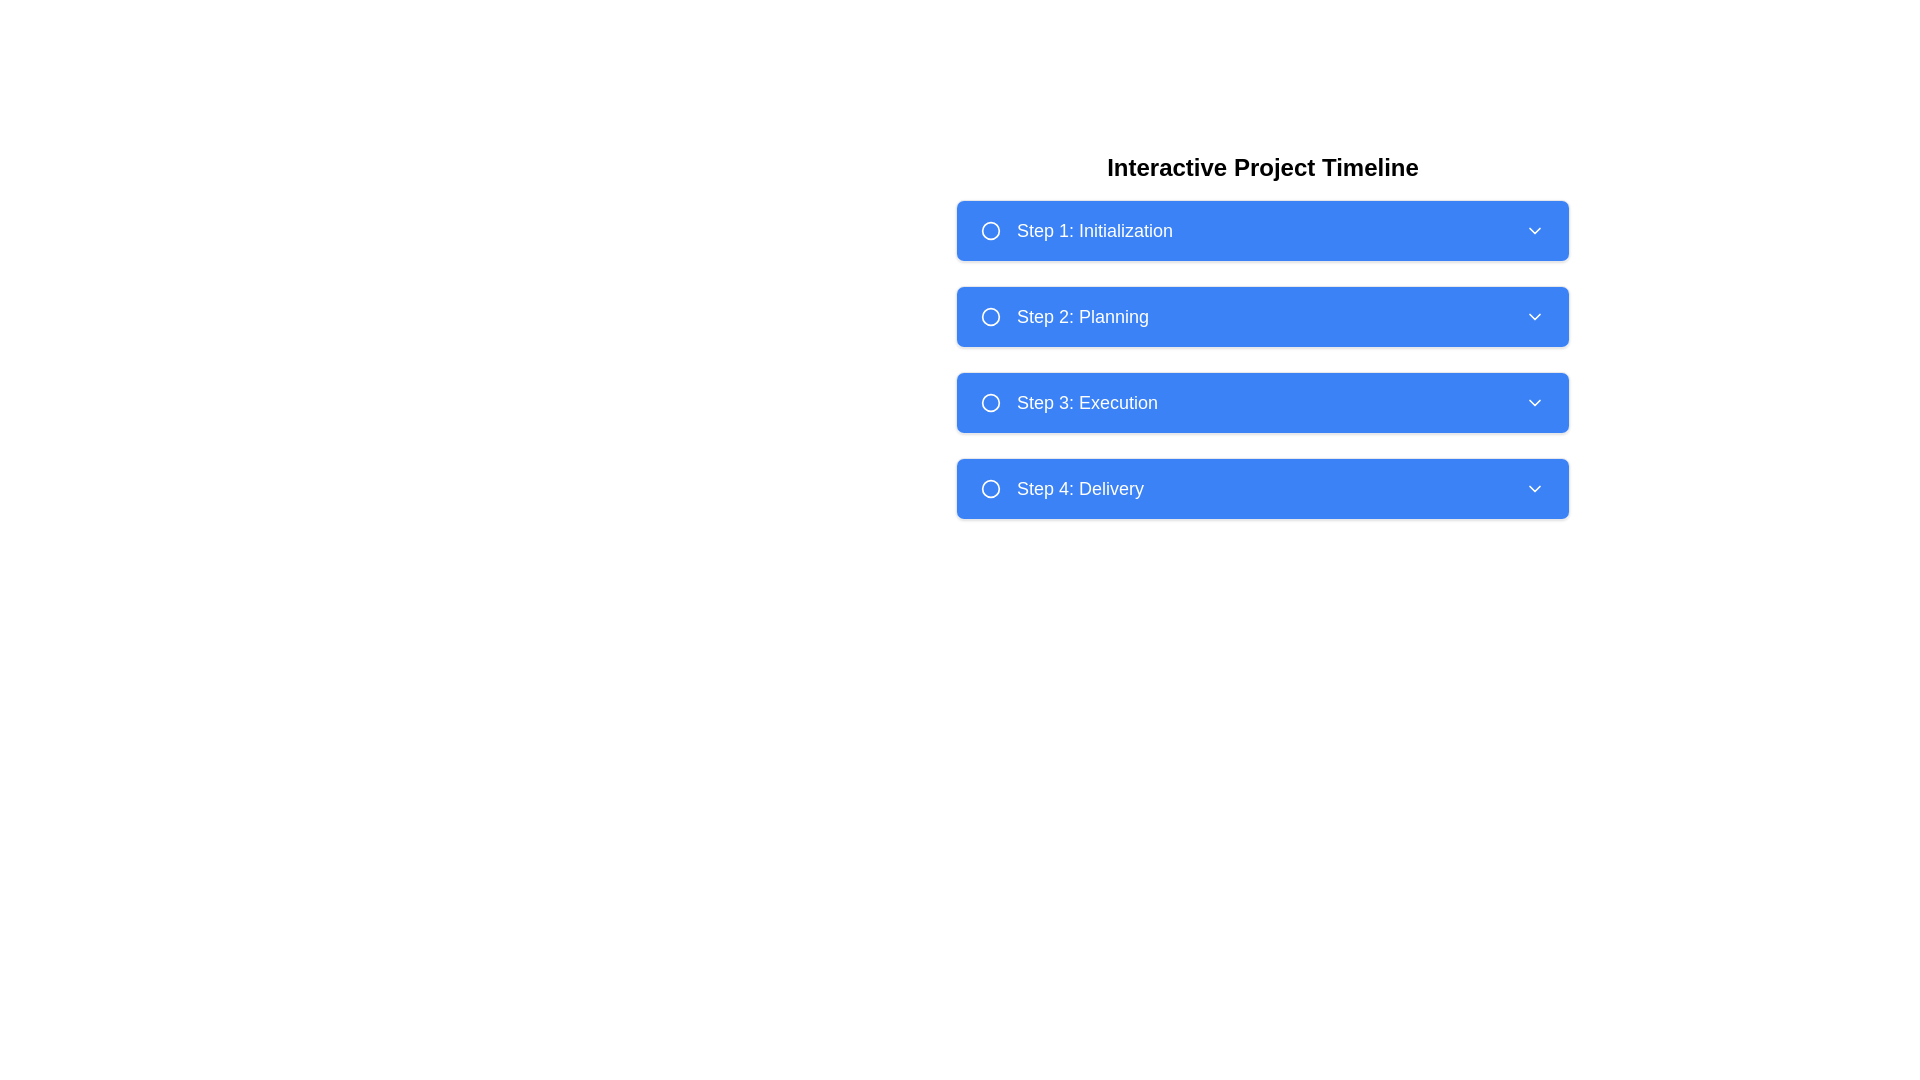 The image size is (1920, 1080). I want to click on the Dropdown toggle icon located at the far right of the 'Step 4: Delivery' item in the interactive project timeline interface, so click(1534, 489).